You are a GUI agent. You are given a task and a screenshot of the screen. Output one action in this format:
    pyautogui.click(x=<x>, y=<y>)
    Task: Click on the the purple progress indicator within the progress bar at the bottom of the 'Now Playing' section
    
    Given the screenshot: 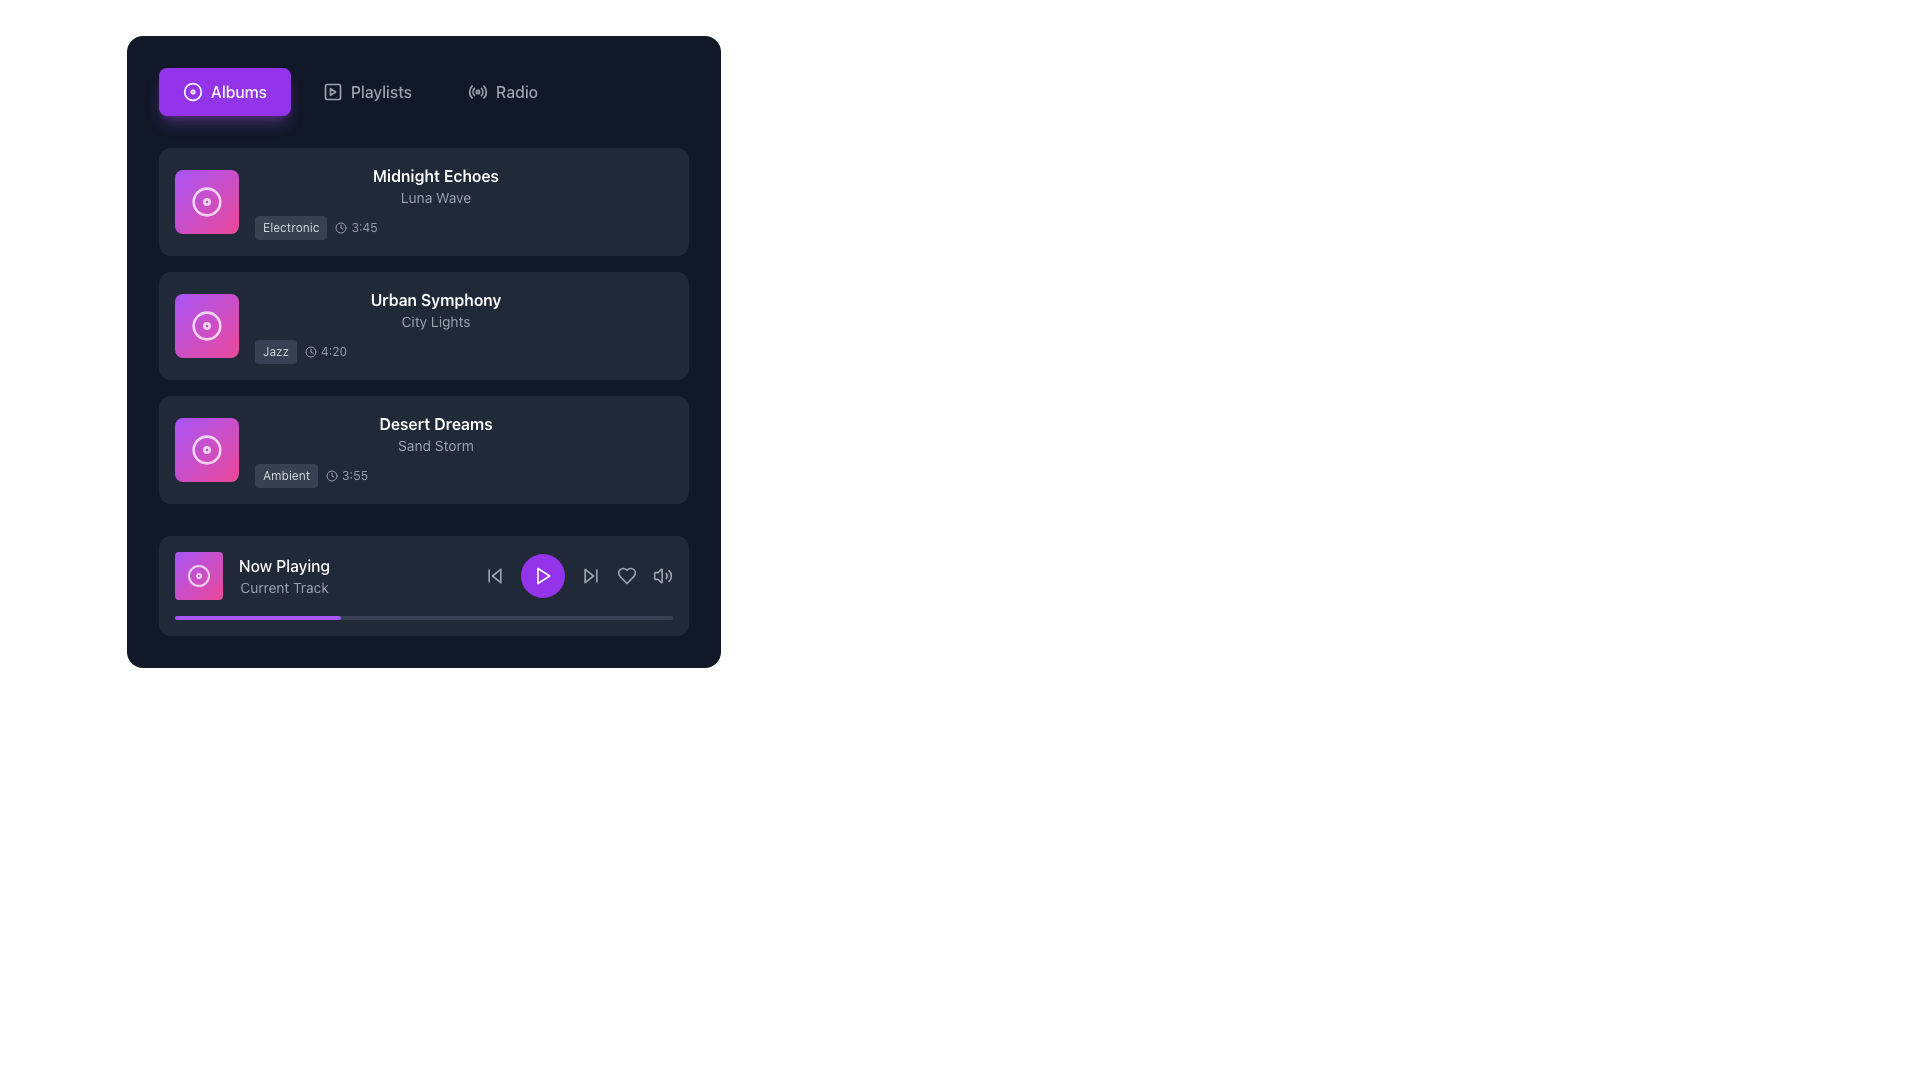 What is the action you would take?
    pyautogui.click(x=257, y=616)
    